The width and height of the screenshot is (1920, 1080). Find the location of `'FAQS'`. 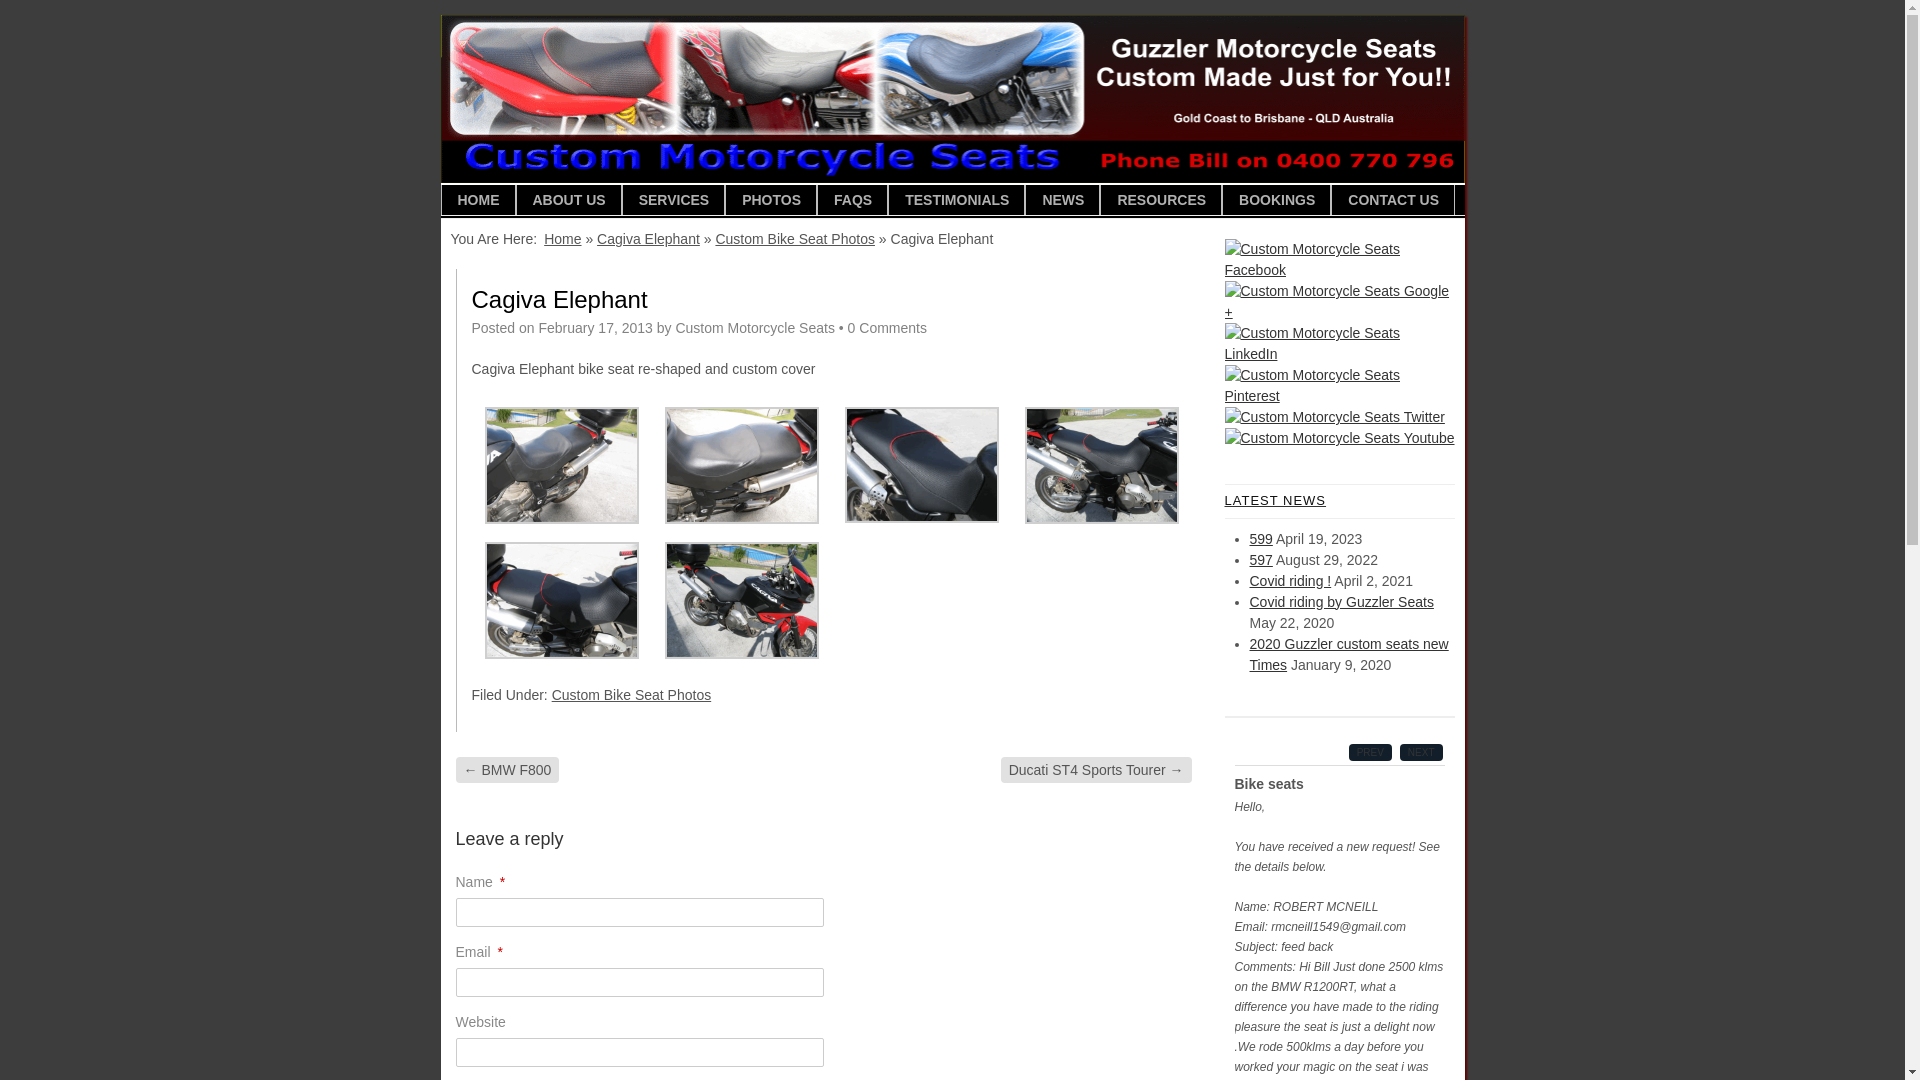

'FAQS' is located at coordinates (852, 200).